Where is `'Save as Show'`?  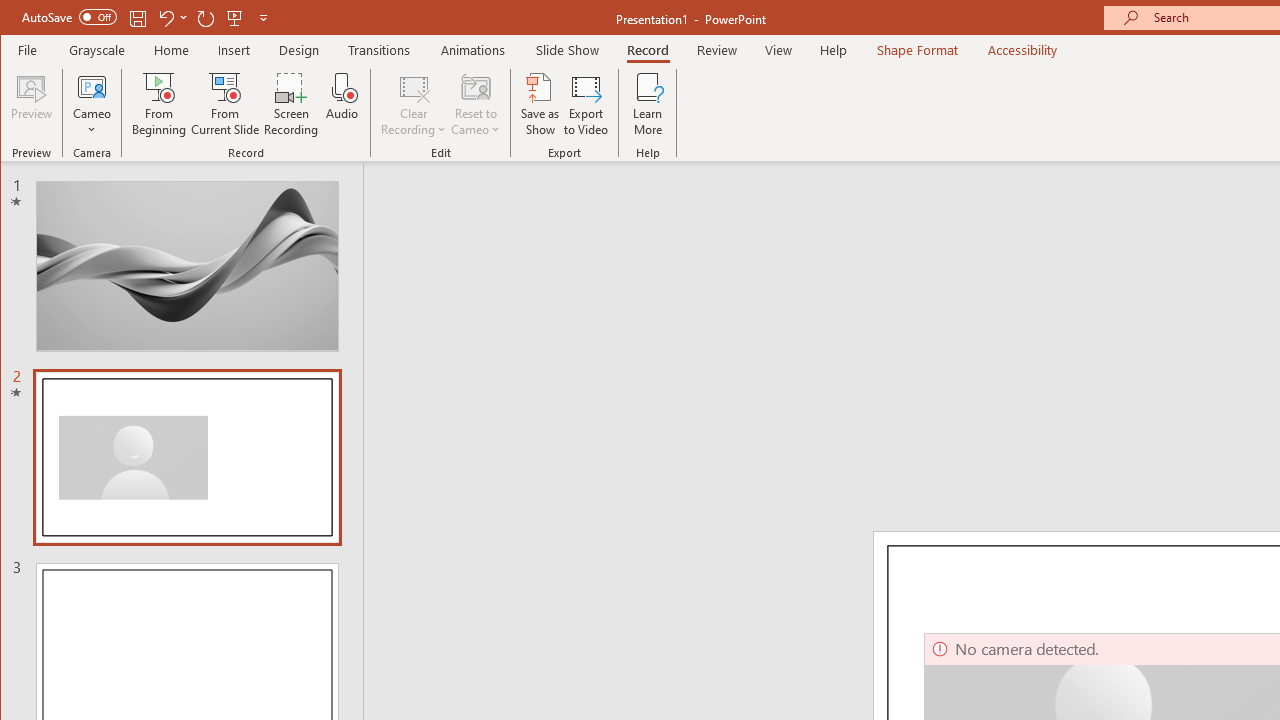 'Save as Show' is located at coordinates (540, 104).